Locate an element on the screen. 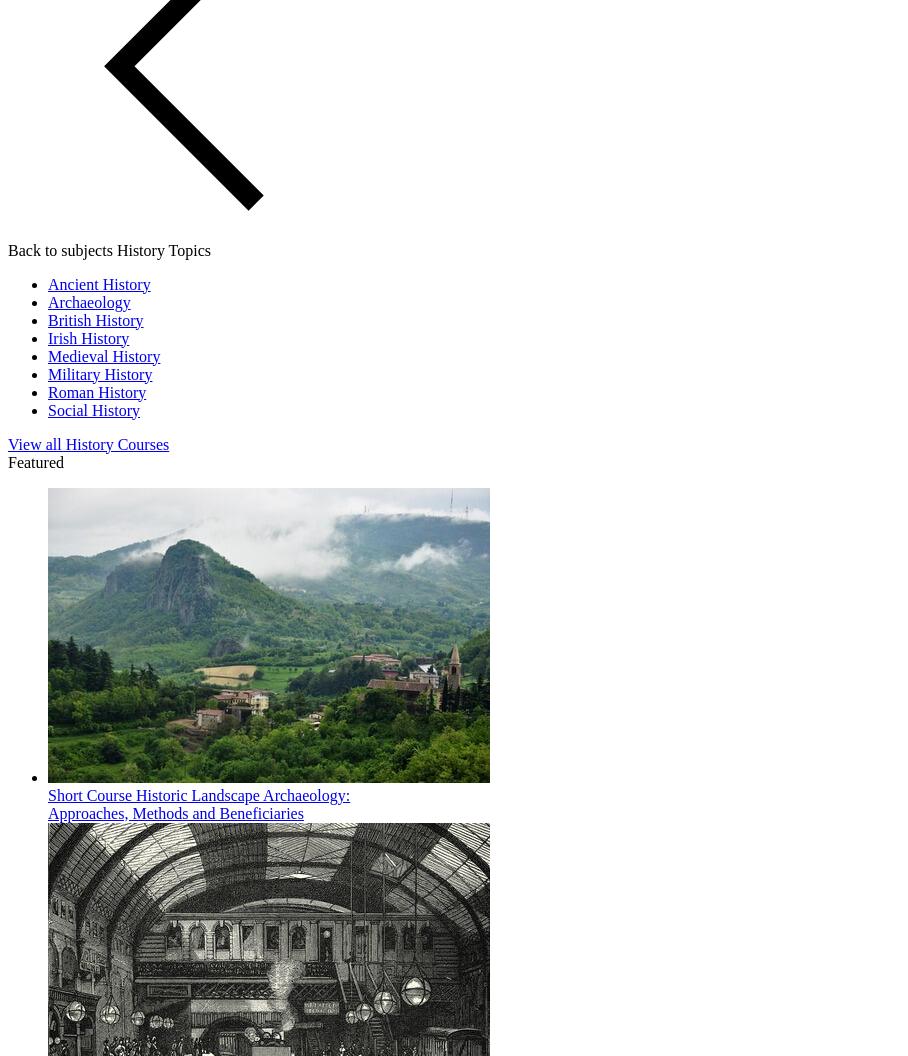  'Military History' is located at coordinates (98, 372).